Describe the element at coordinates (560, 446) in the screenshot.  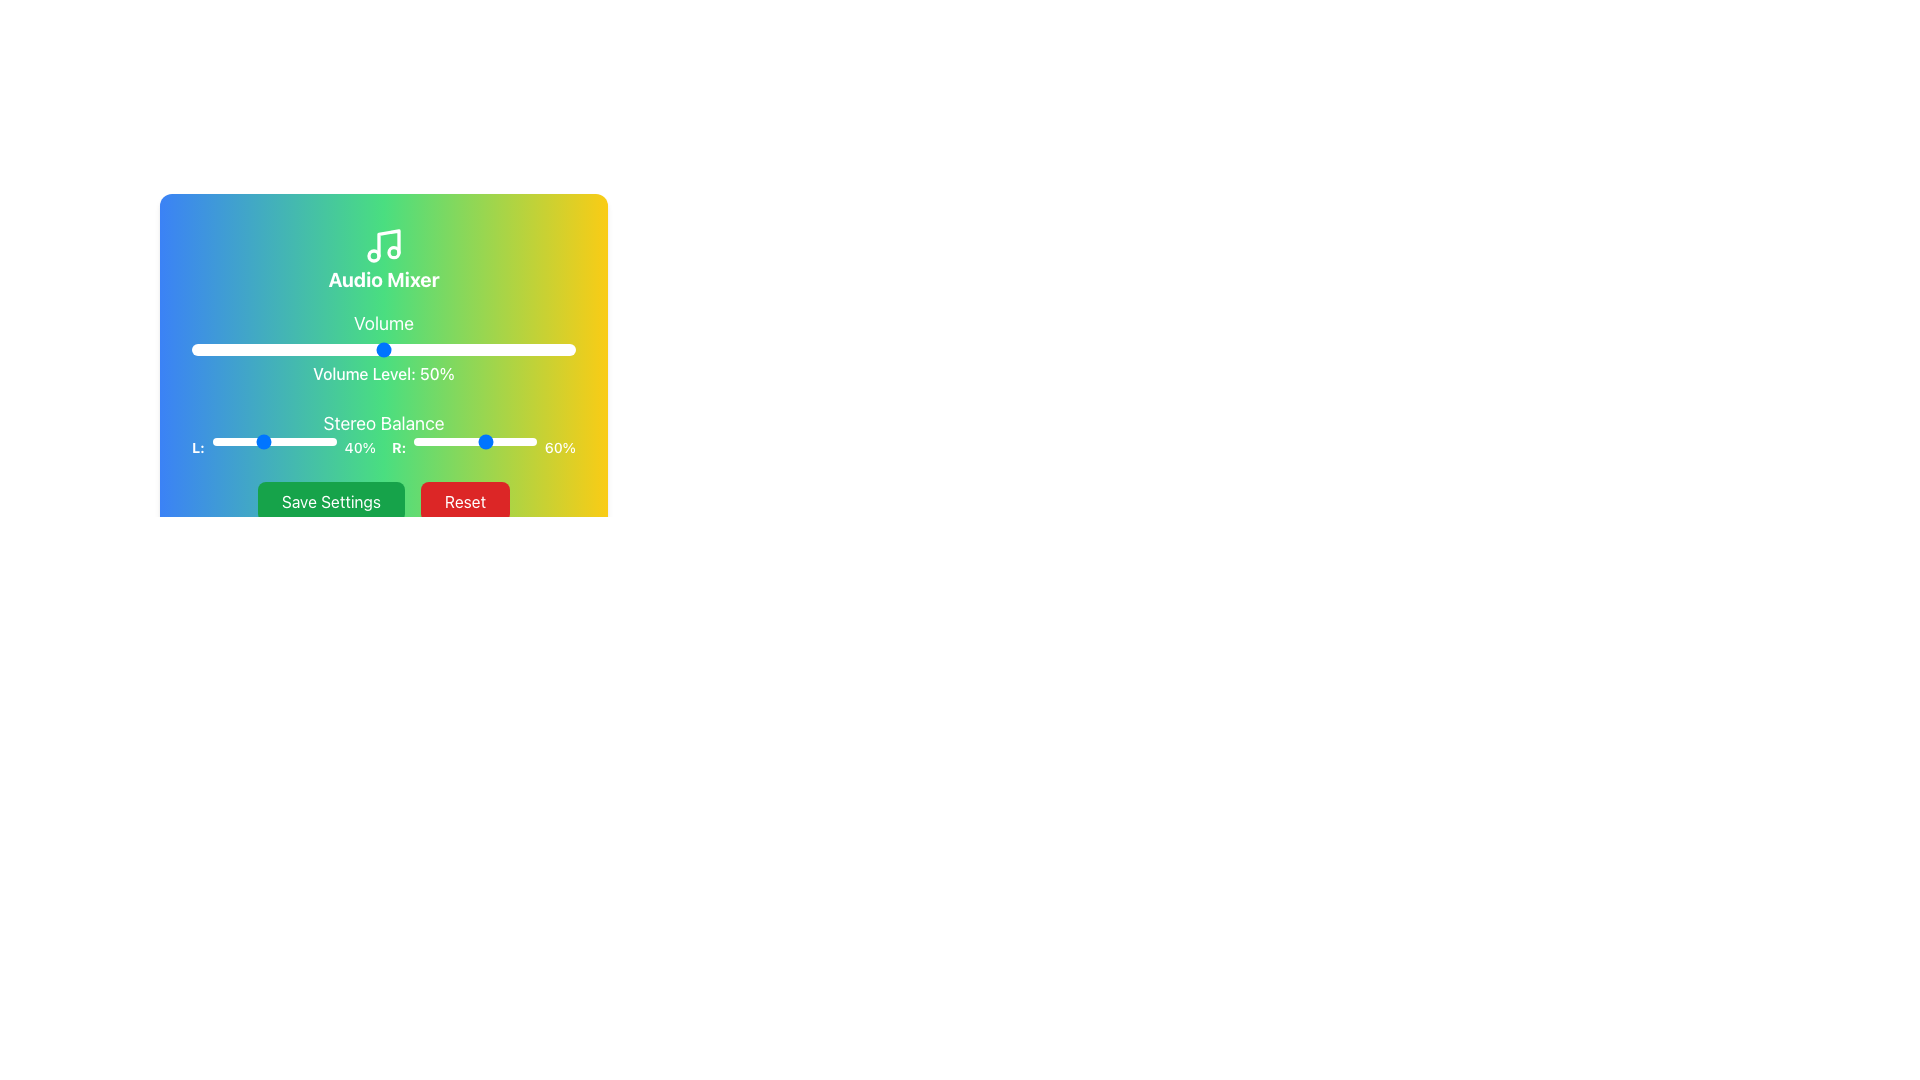
I see `the static text element displaying the current value in percentage for the right channel balance, located in the lower-right section of the interface` at that location.